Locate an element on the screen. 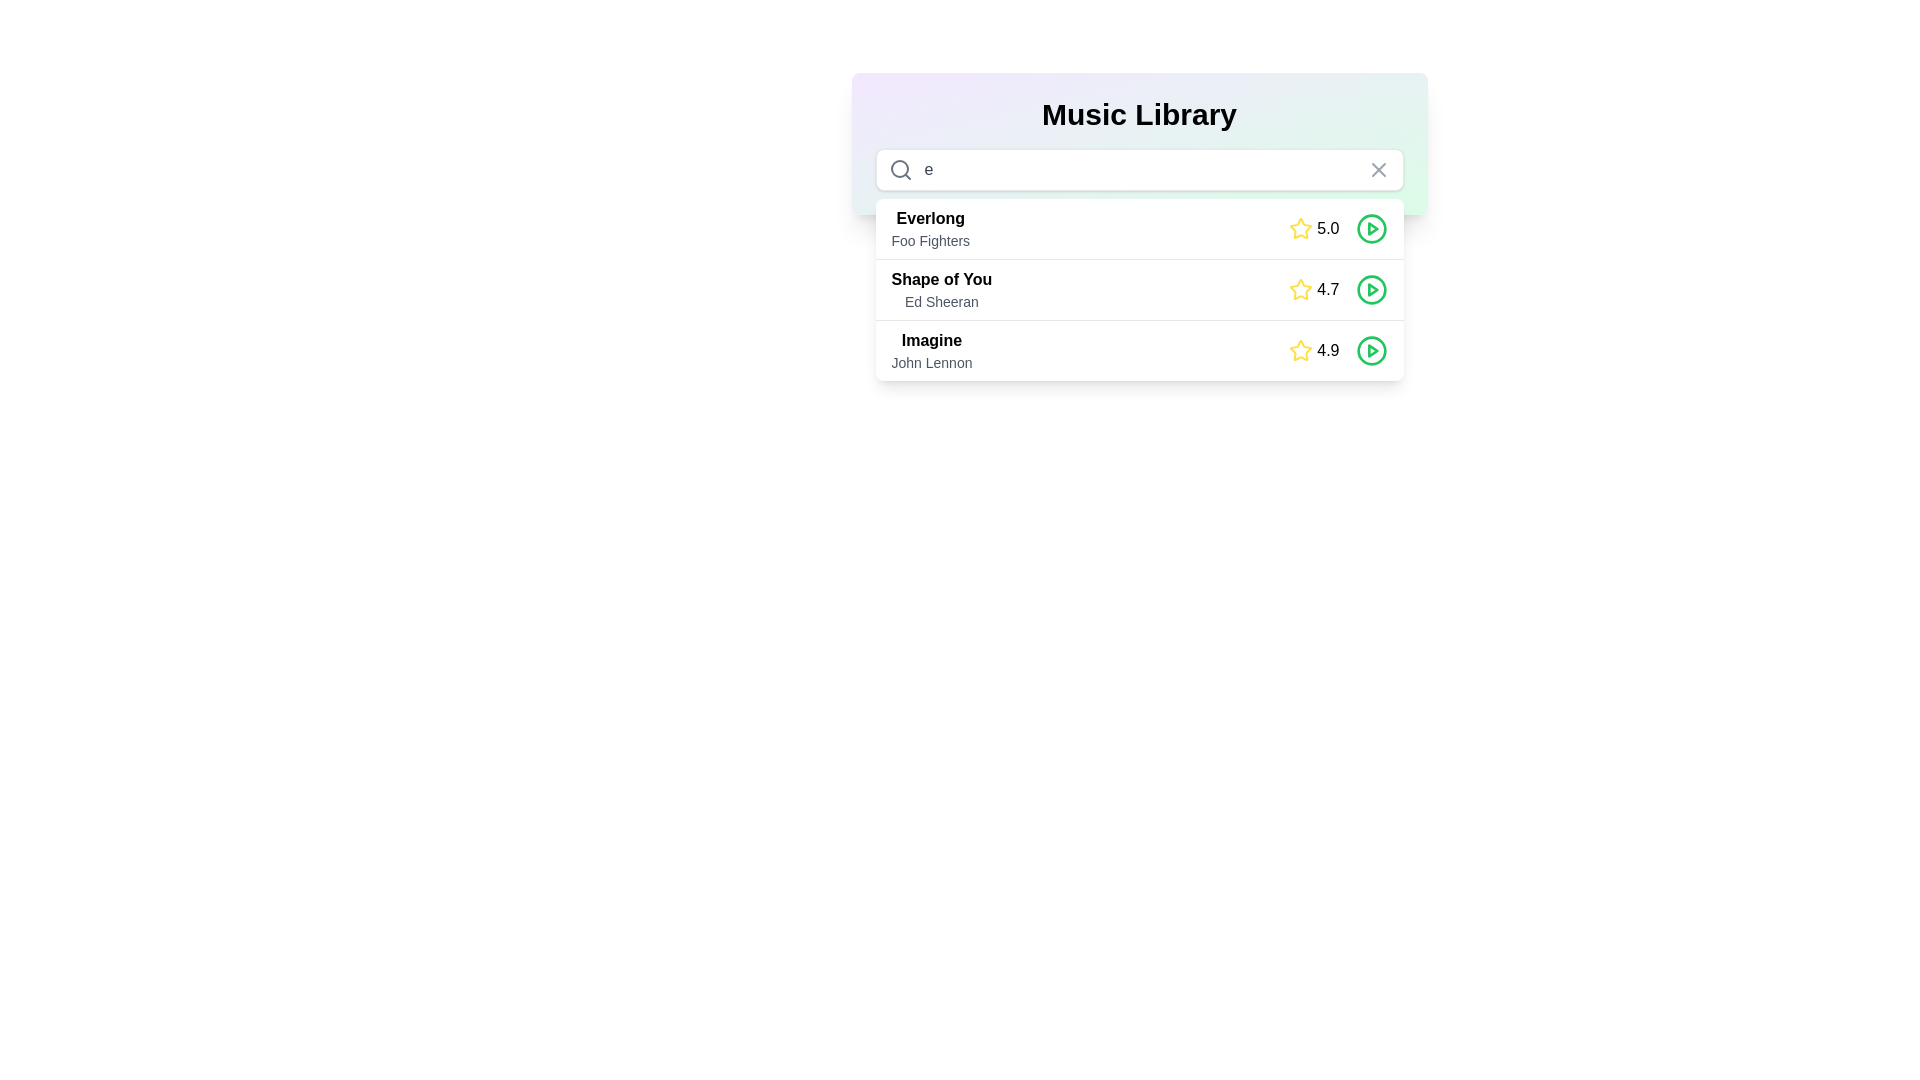 The width and height of the screenshot is (1920, 1080). the text label 'John Lennon' which is positioned below 'Imagine' in the music library interface is located at coordinates (930, 362).